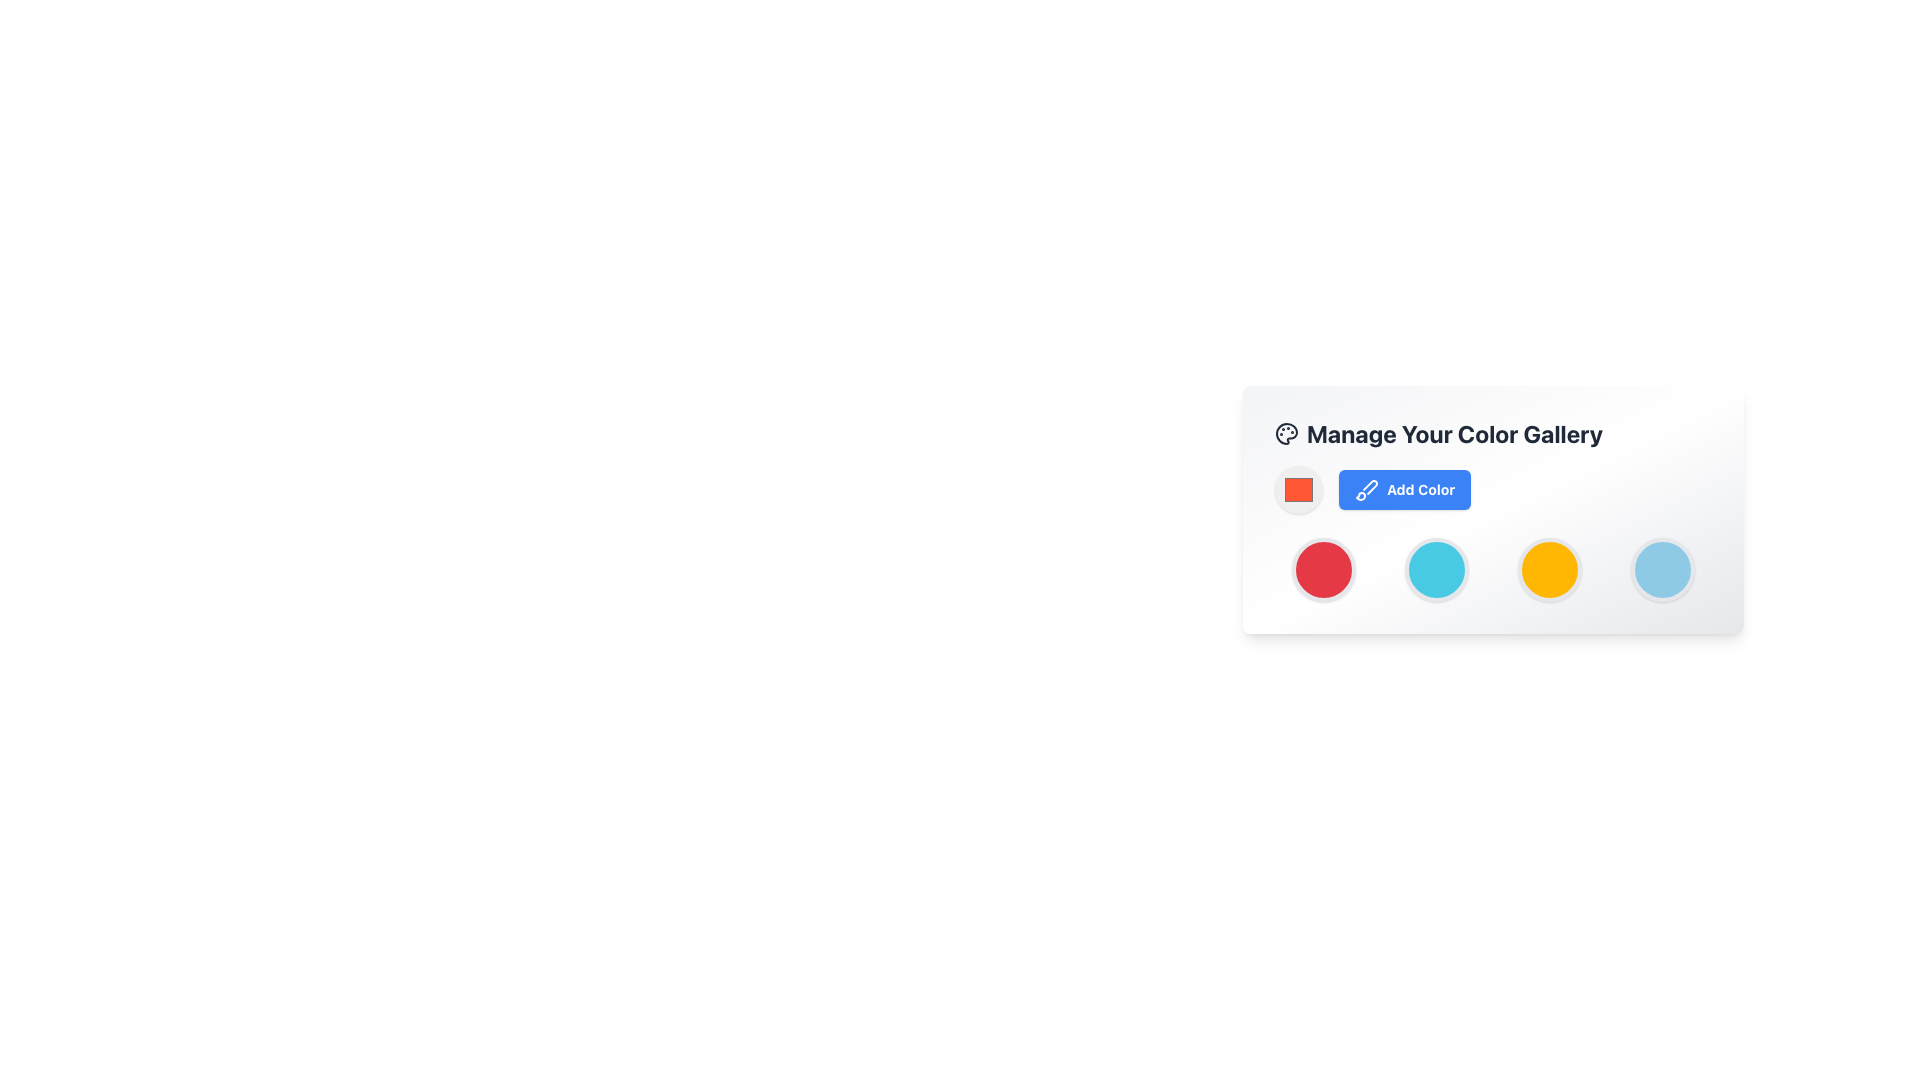  Describe the element at coordinates (1323, 570) in the screenshot. I see `the first Decorative Color Button representing red color` at that location.